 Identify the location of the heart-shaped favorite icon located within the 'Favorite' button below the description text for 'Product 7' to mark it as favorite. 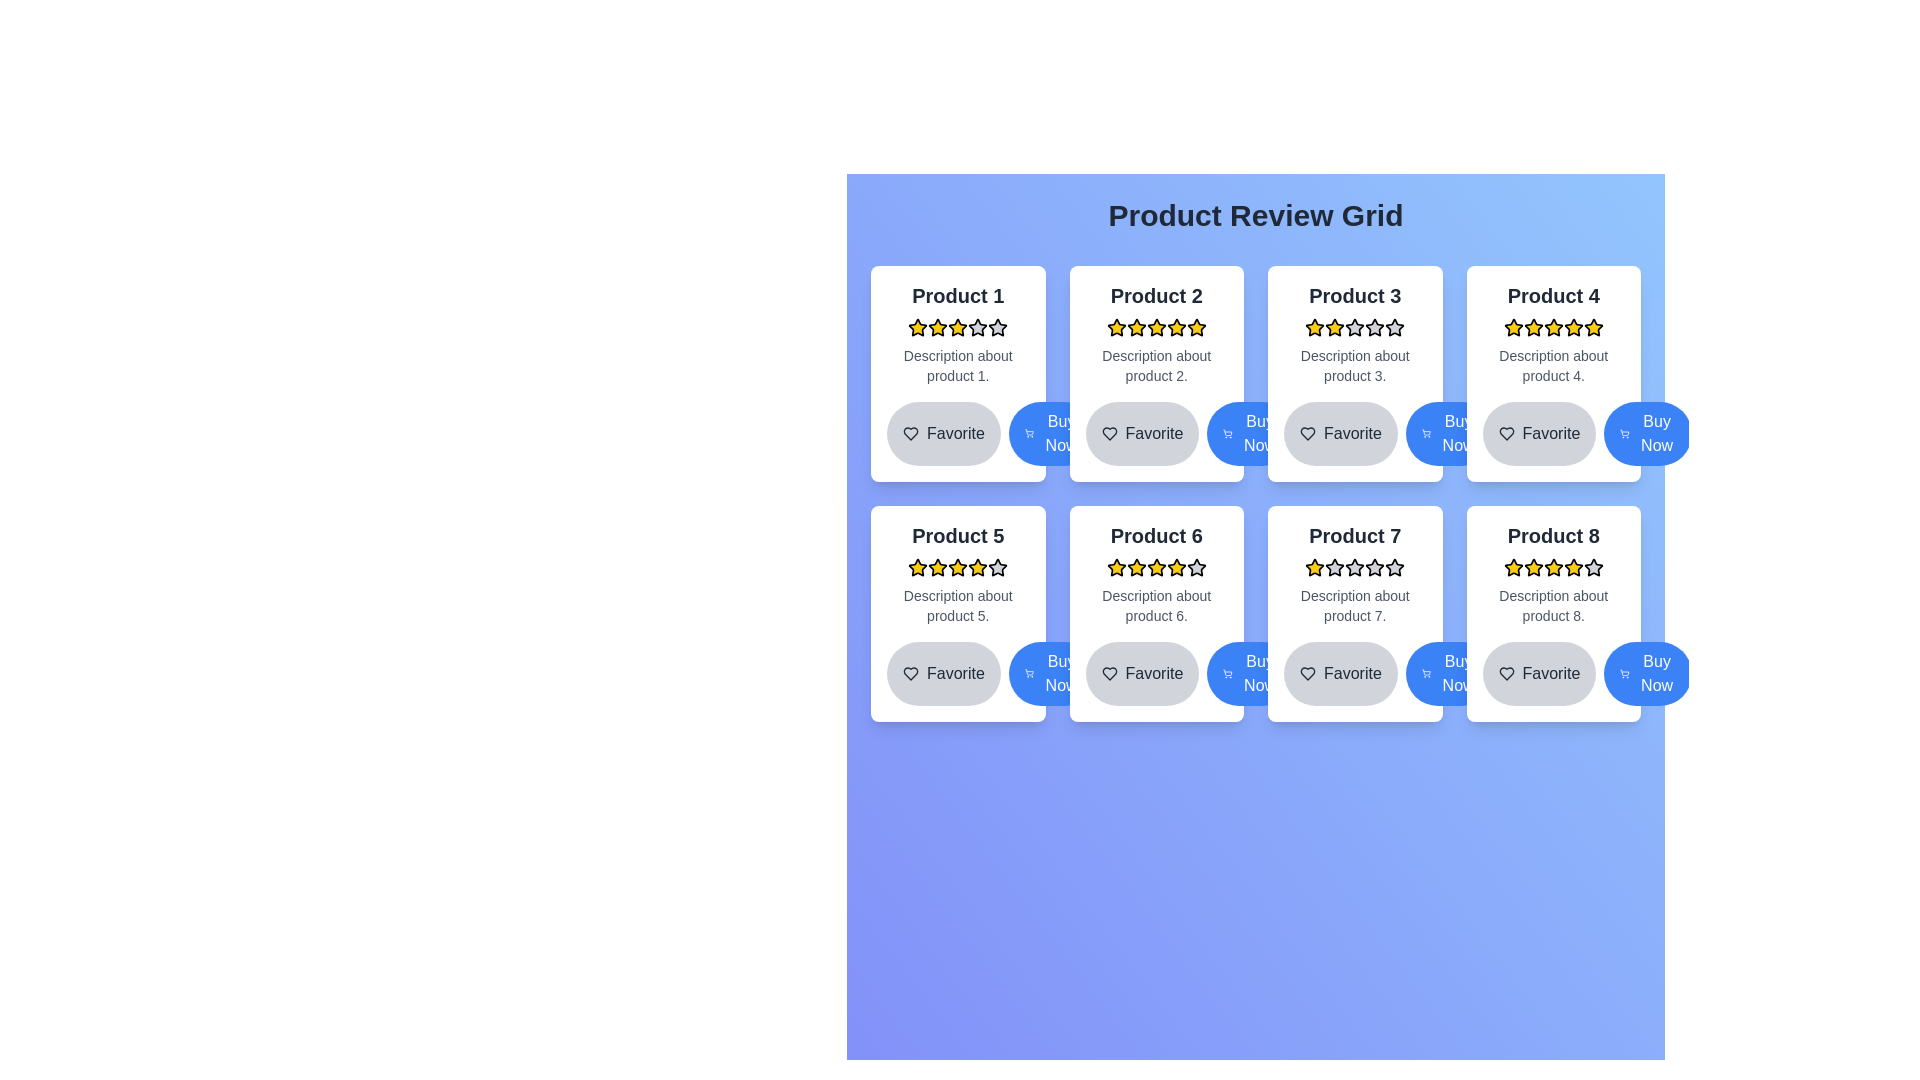
(1308, 674).